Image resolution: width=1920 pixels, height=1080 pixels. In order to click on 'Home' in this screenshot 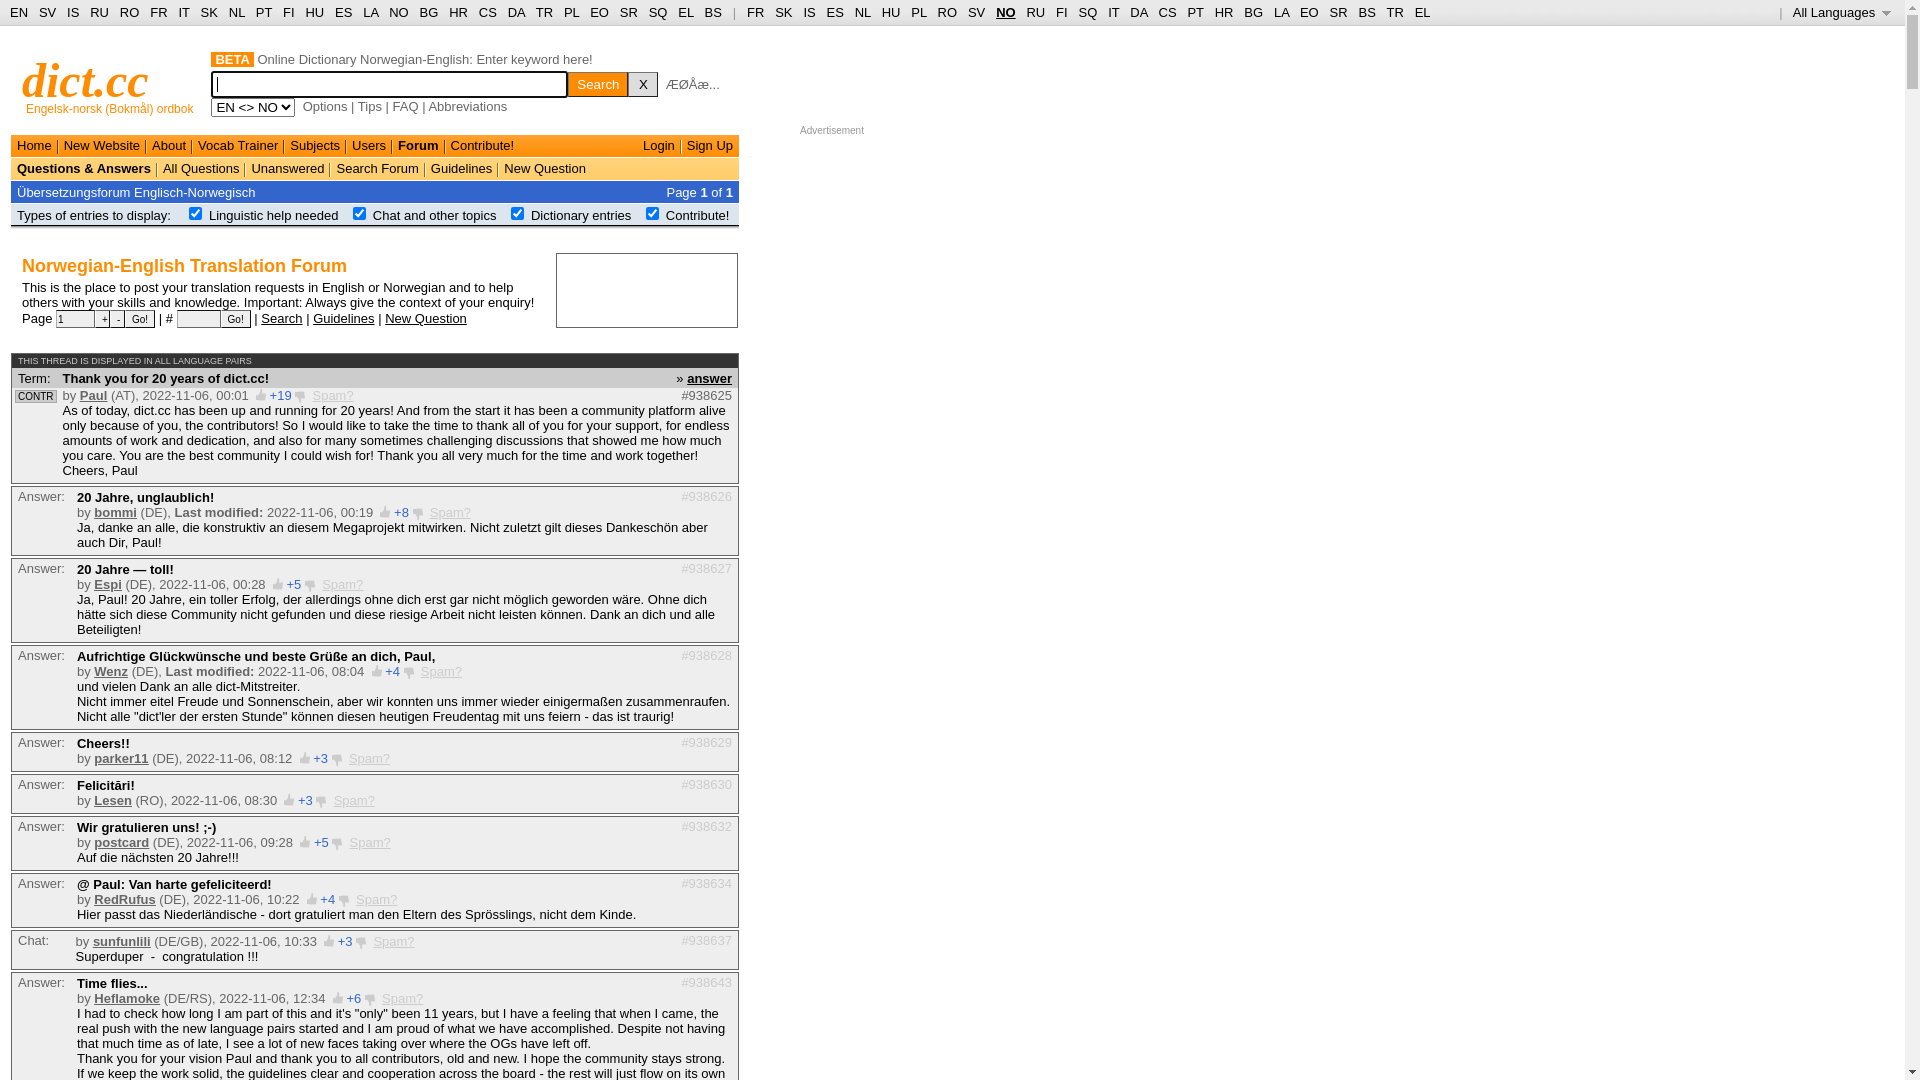, I will do `click(34, 144)`.